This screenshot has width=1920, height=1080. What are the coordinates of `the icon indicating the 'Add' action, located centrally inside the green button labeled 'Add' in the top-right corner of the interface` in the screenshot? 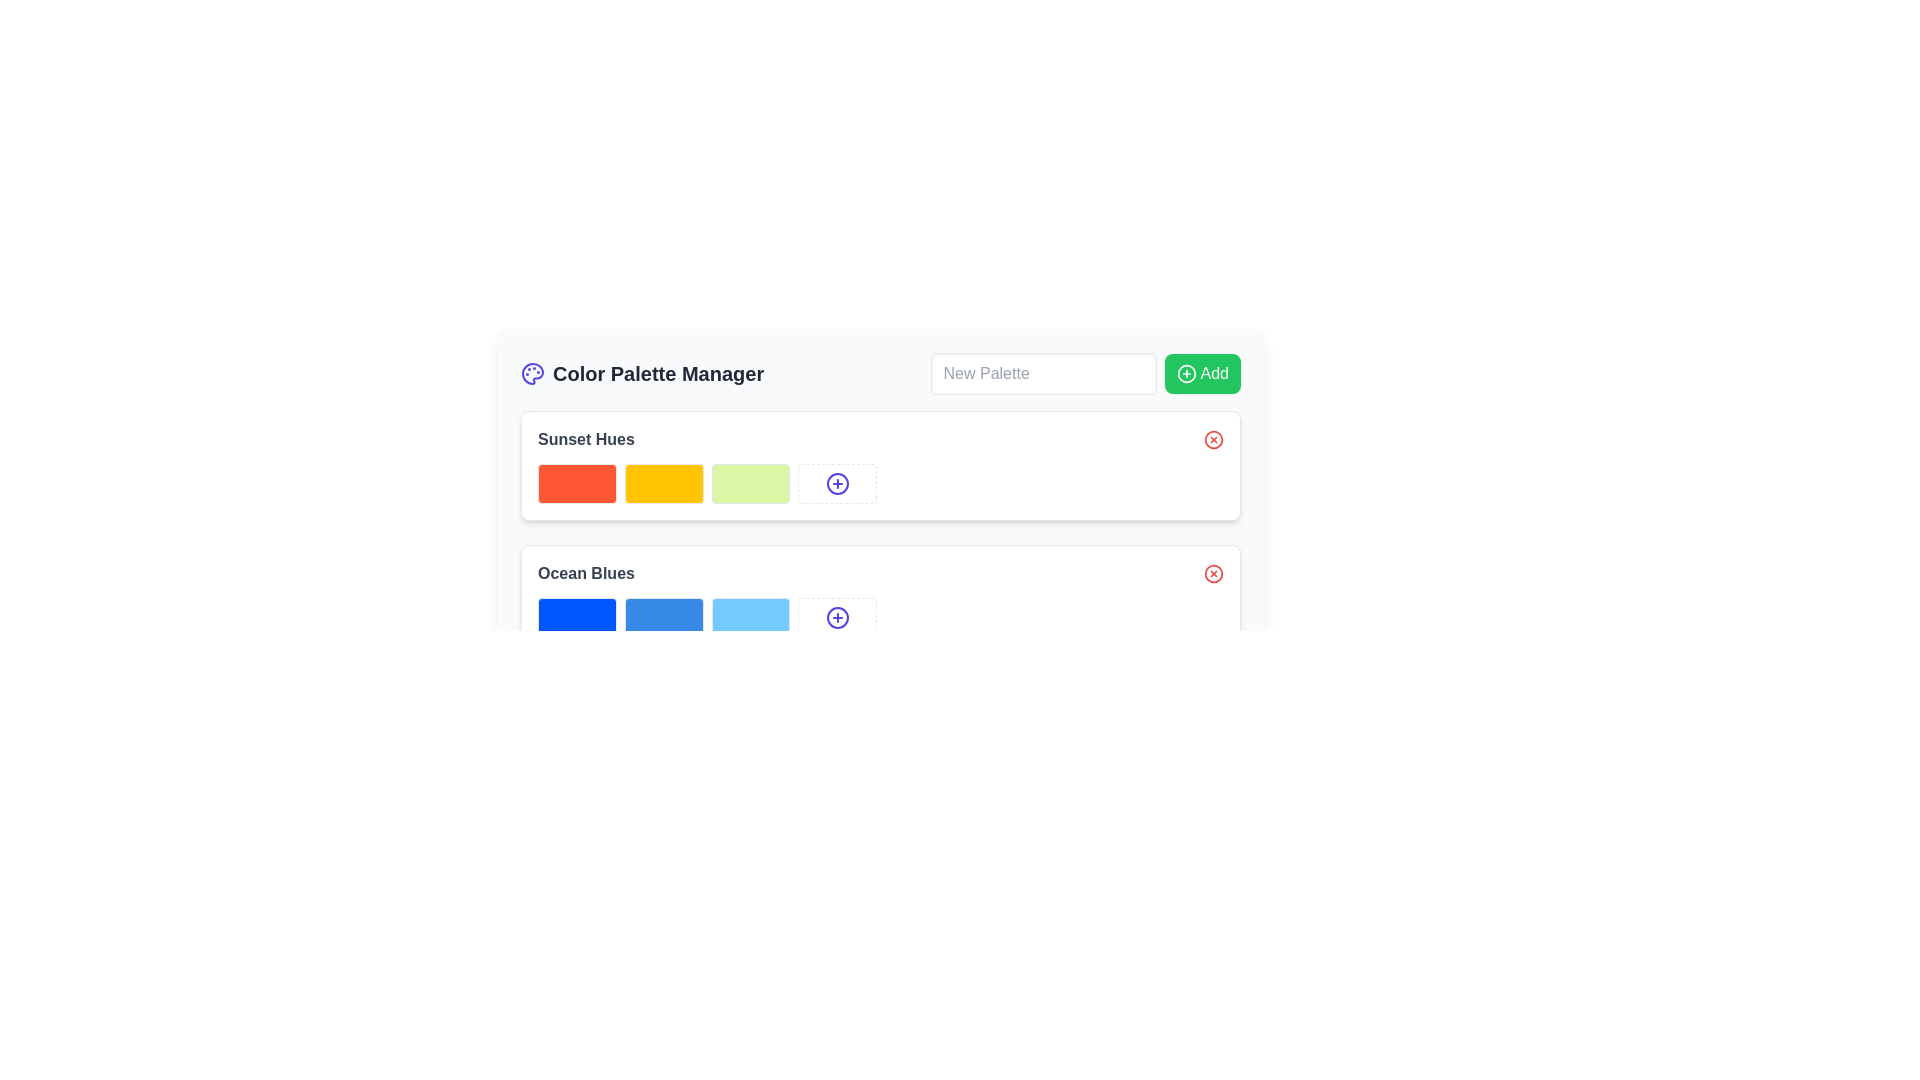 It's located at (1186, 374).